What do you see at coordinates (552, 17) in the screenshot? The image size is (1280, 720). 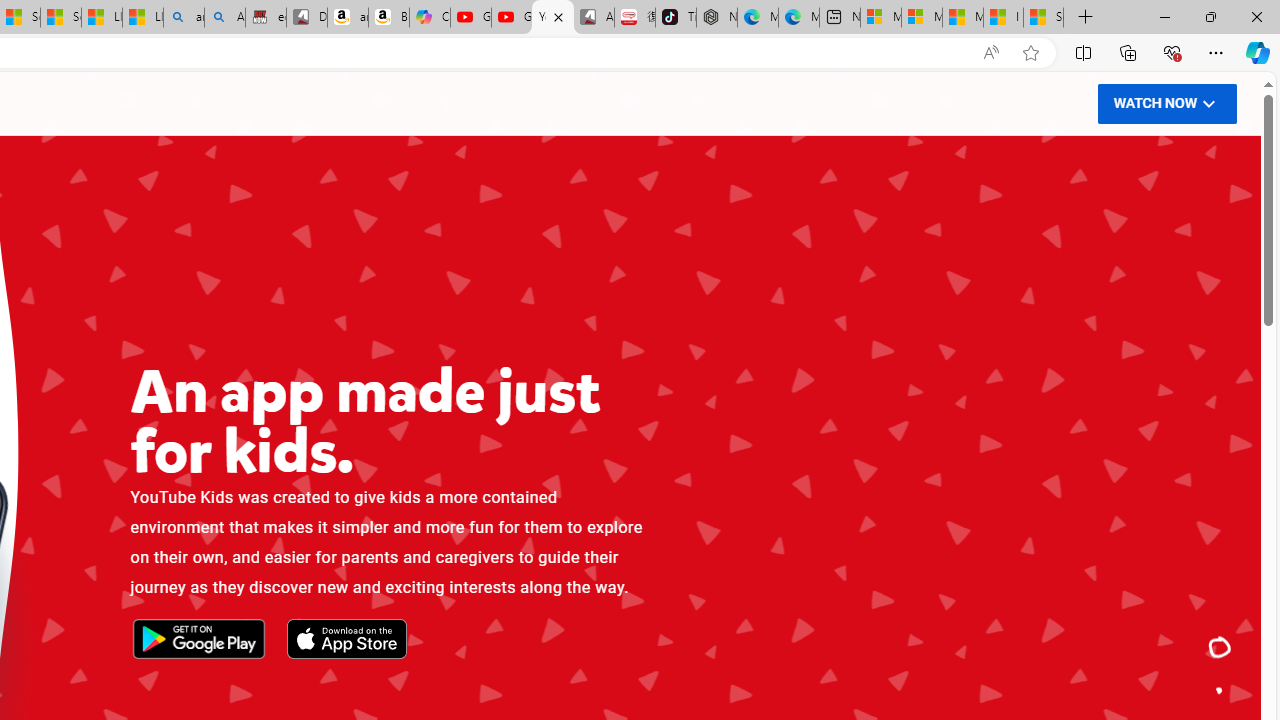 I see `'YouTube Kids - An App Created for Kids to Explore Content'` at bounding box center [552, 17].